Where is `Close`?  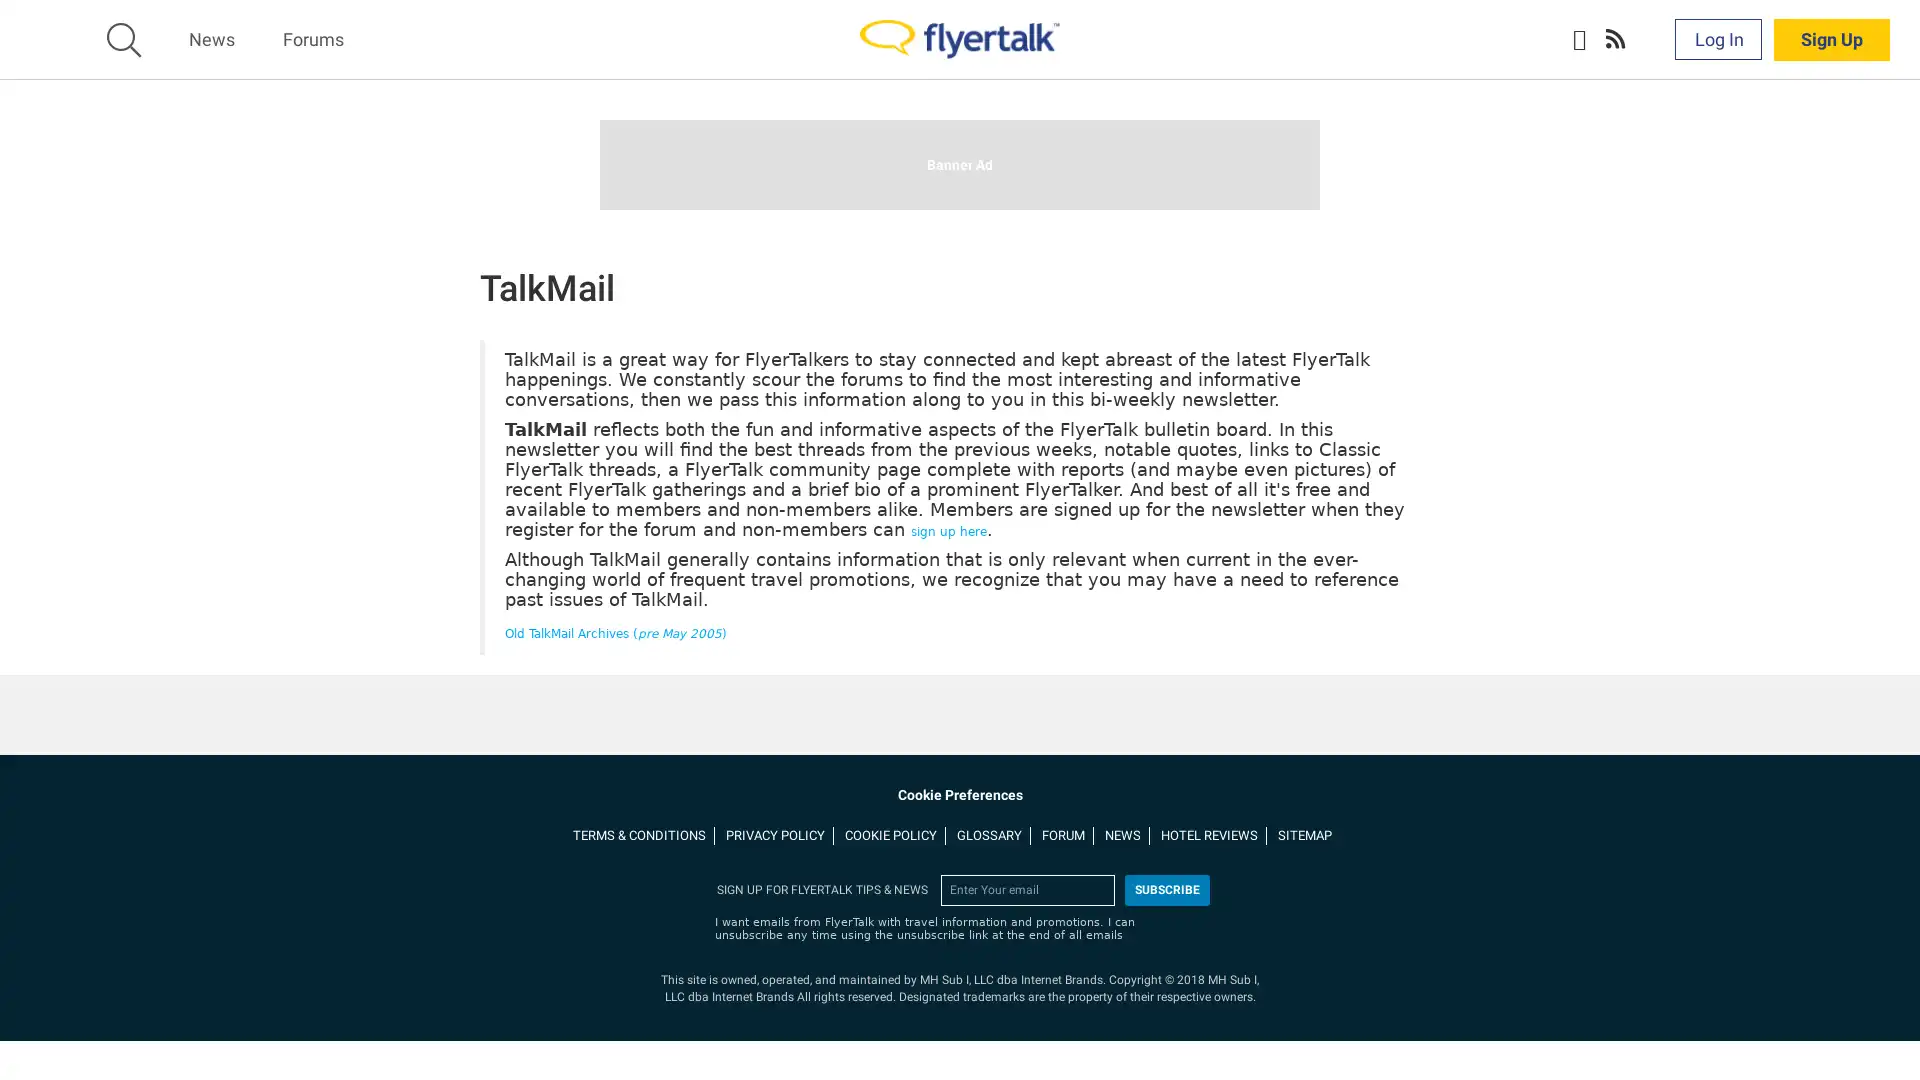
Close is located at coordinates (1895, 1029).